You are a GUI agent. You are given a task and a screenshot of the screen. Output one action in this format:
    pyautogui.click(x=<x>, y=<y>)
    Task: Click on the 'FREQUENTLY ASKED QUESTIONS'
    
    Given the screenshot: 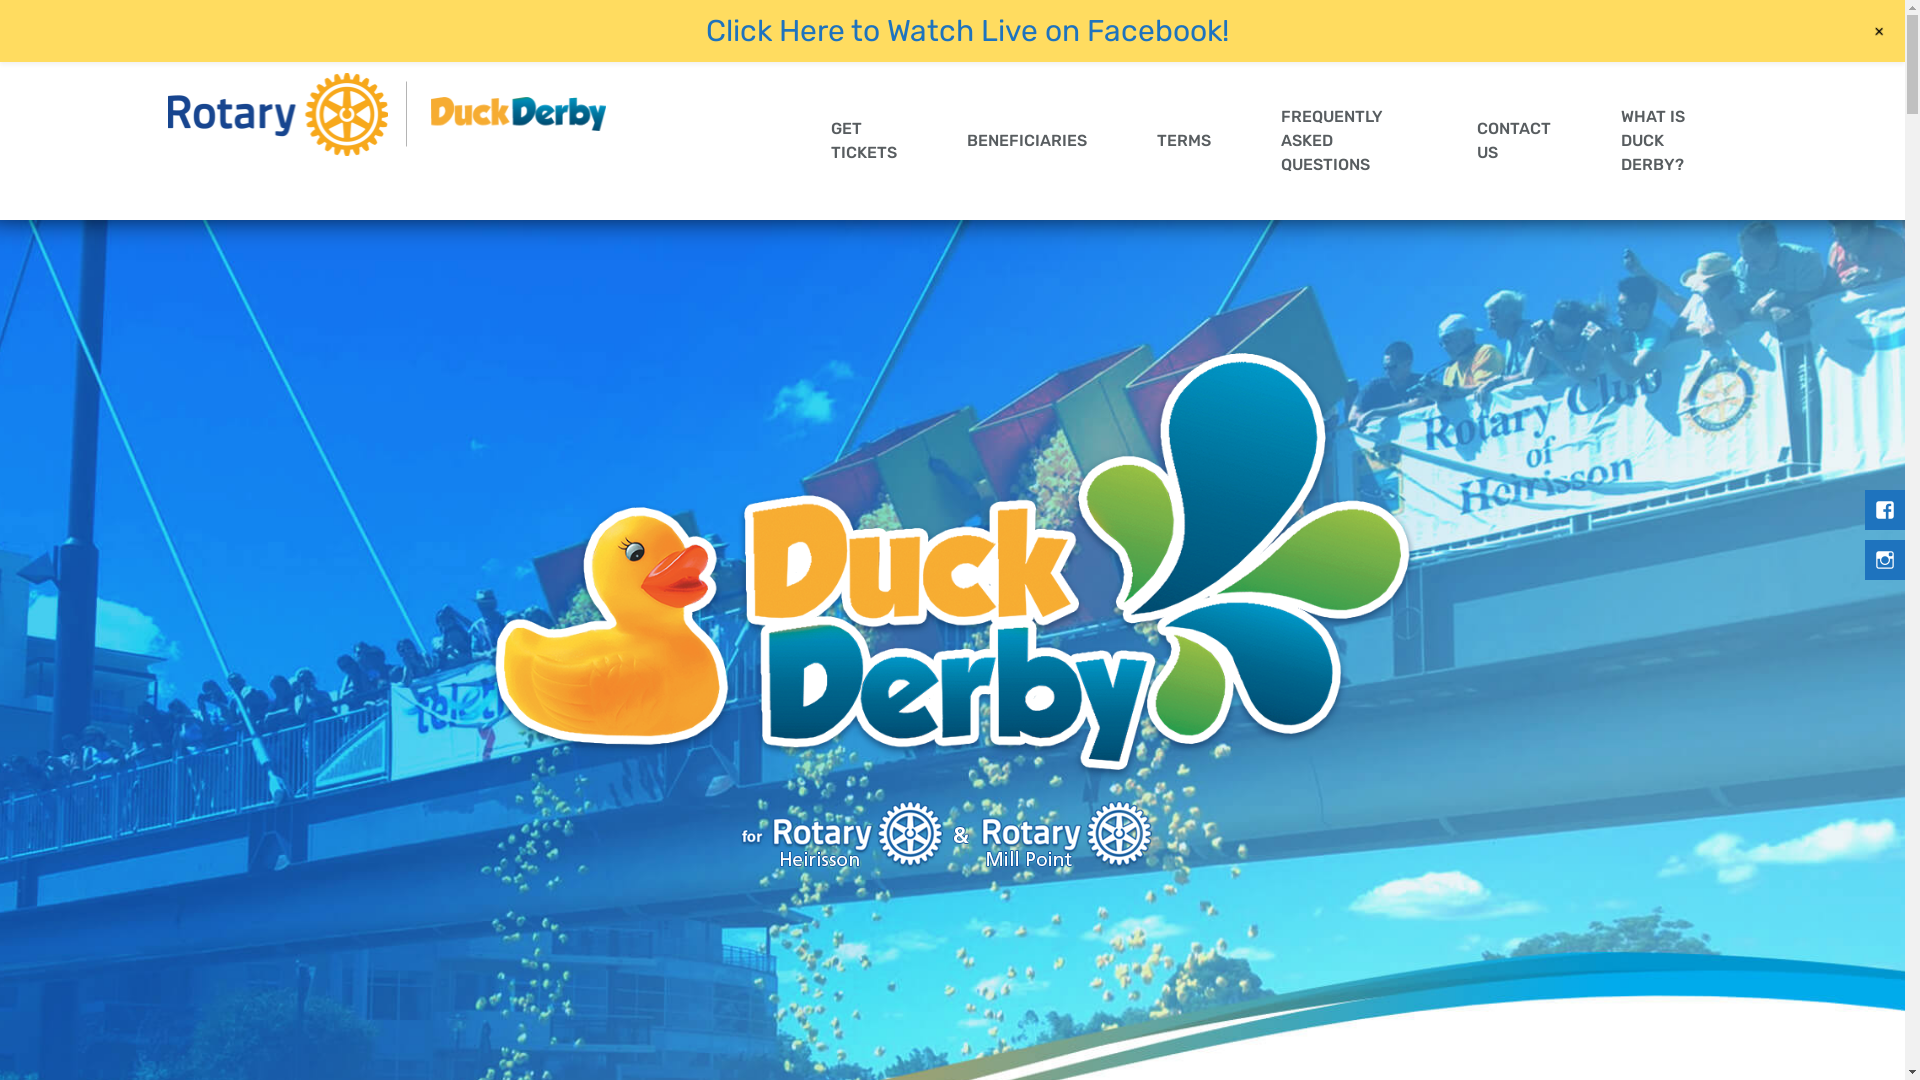 What is the action you would take?
    pyautogui.click(x=1344, y=140)
    